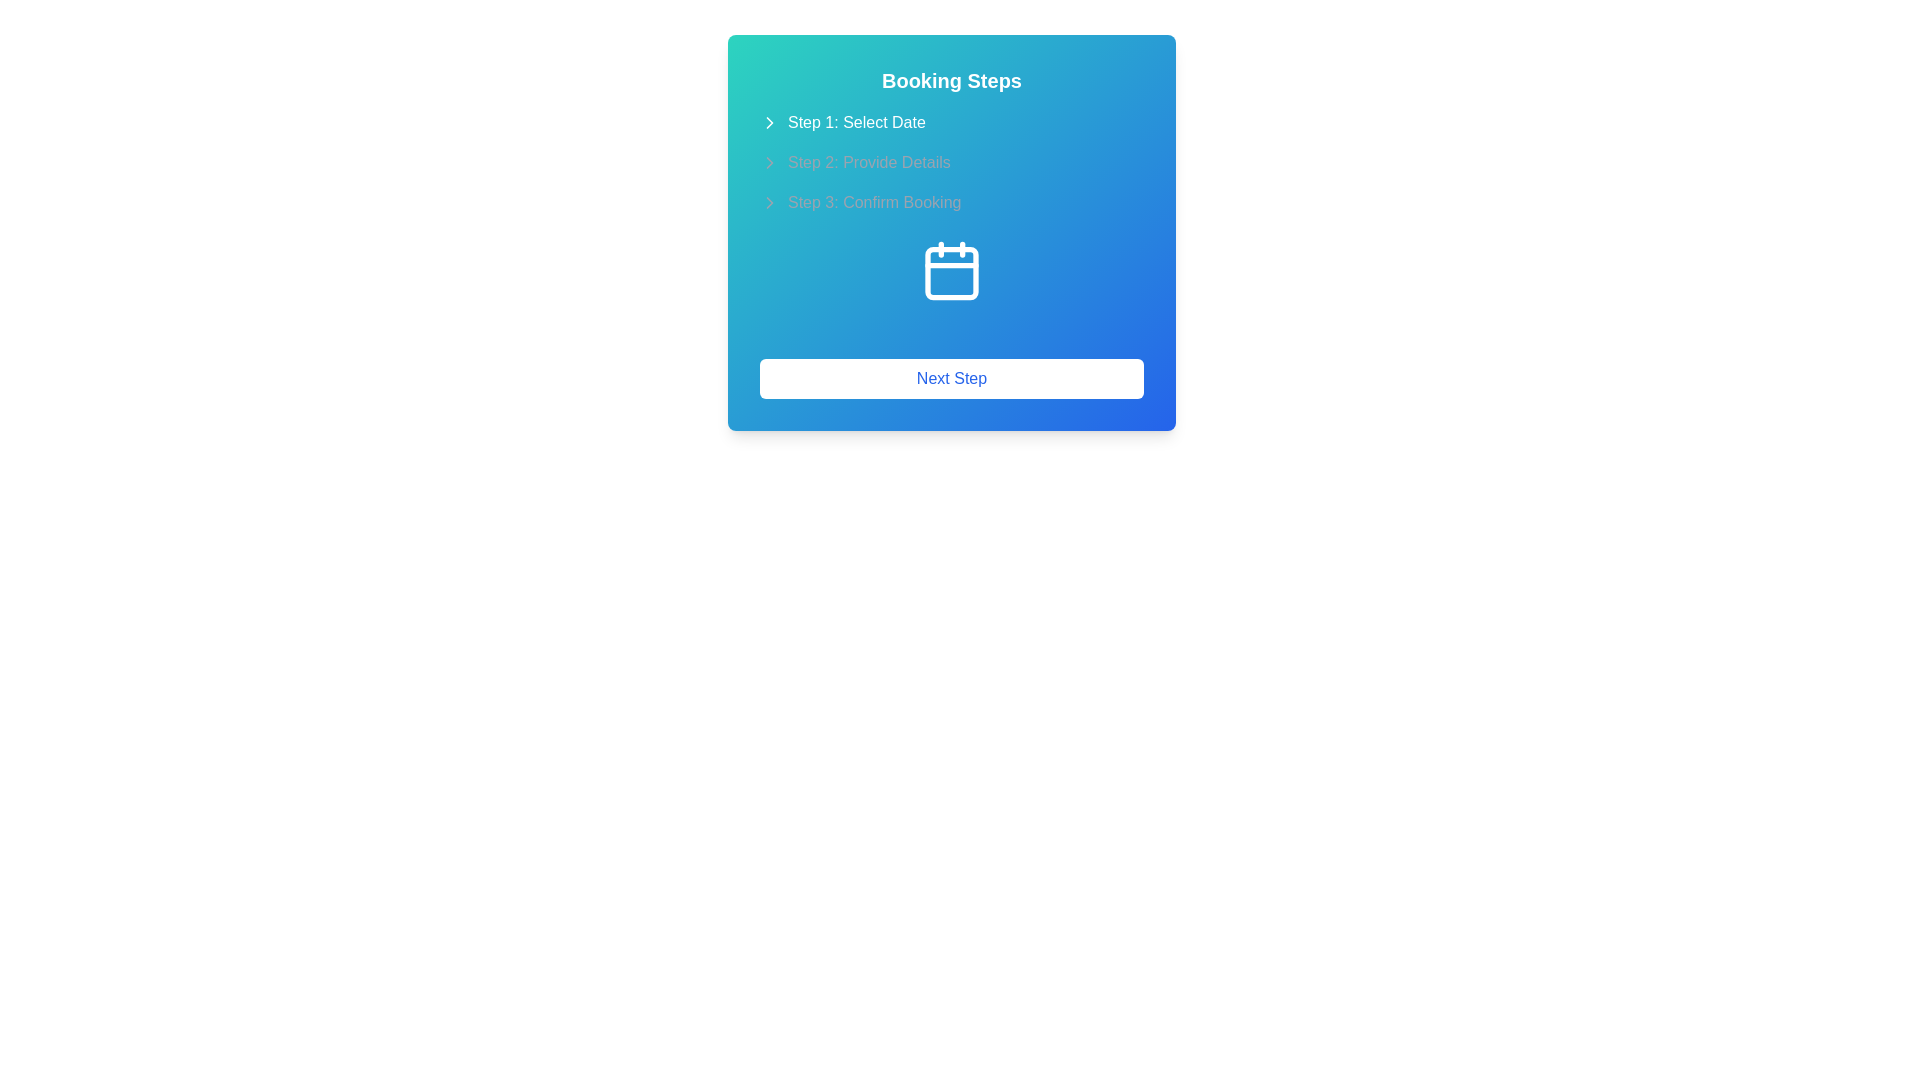 The image size is (1920, 1080). I want to click on the third step, so click(950, 203).